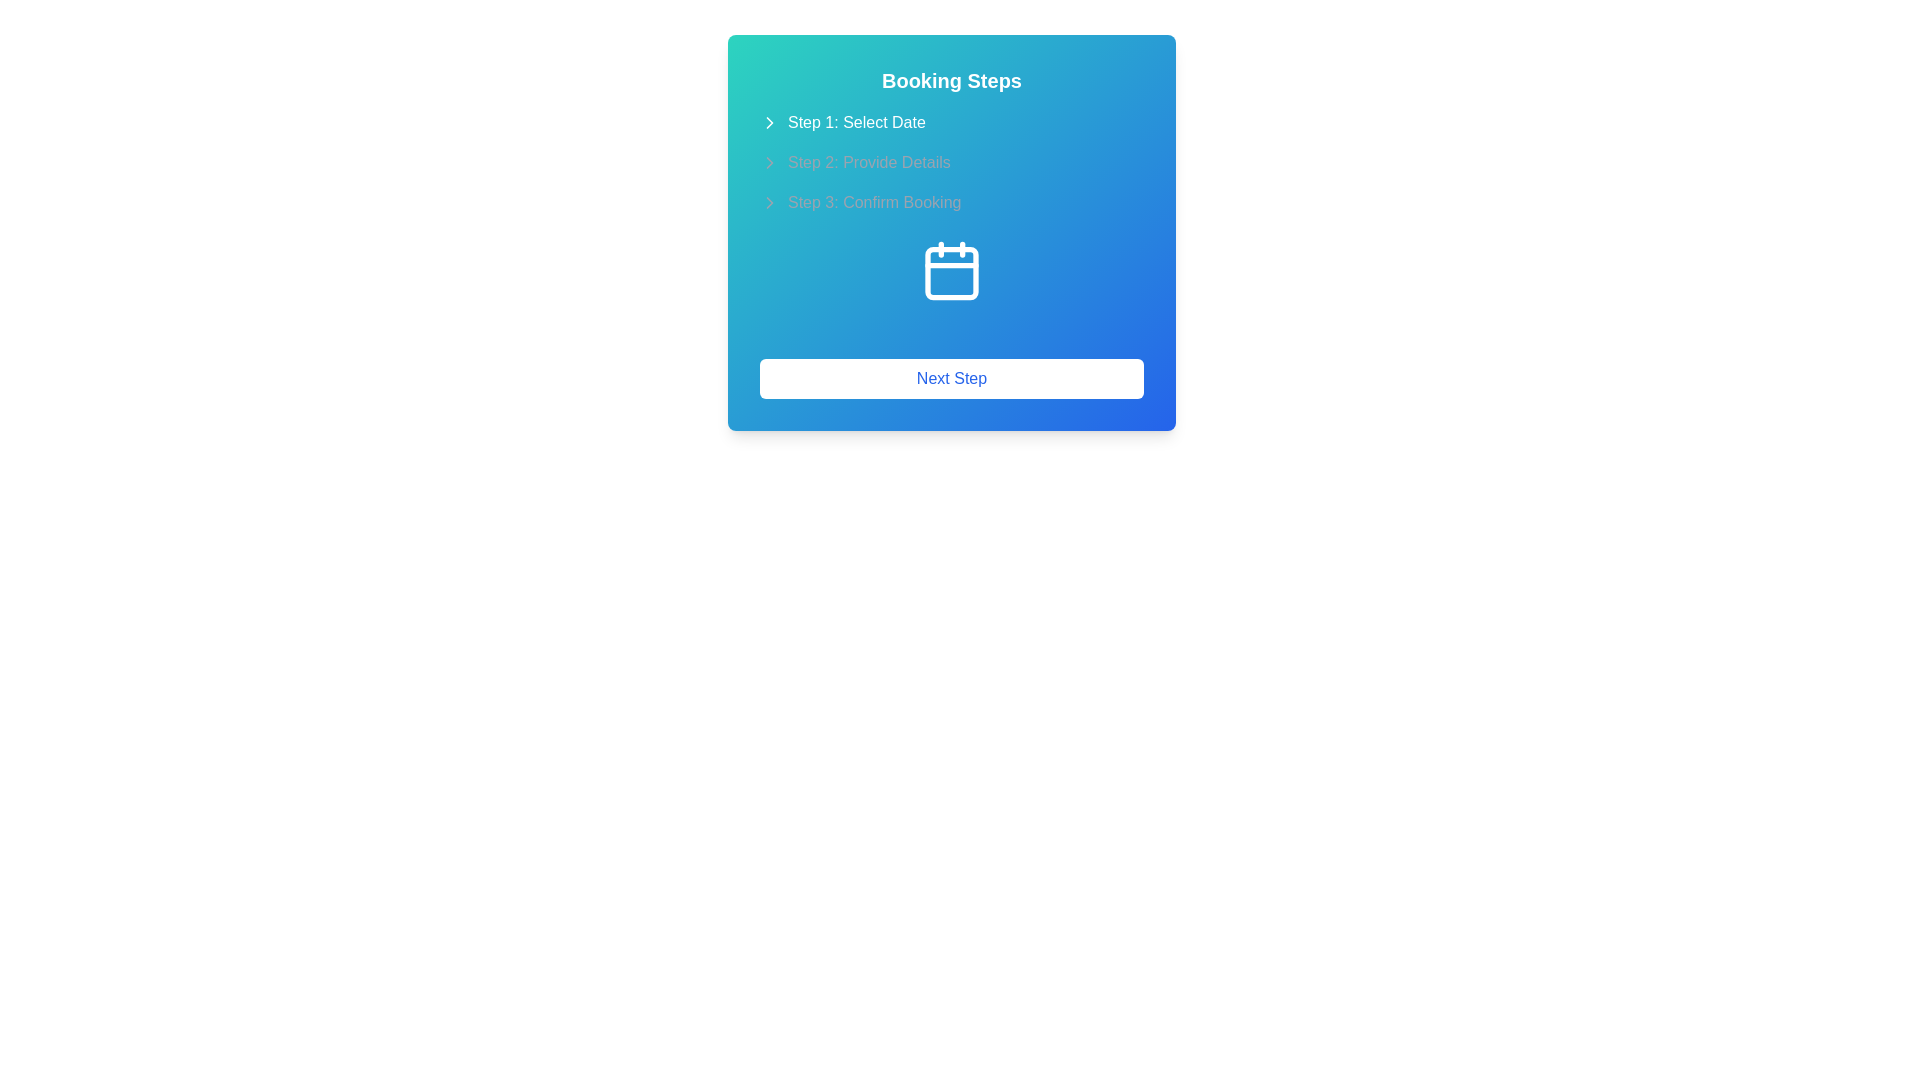 The image size is (1920, 1080). I want to click on the third step, so click(950, 203).